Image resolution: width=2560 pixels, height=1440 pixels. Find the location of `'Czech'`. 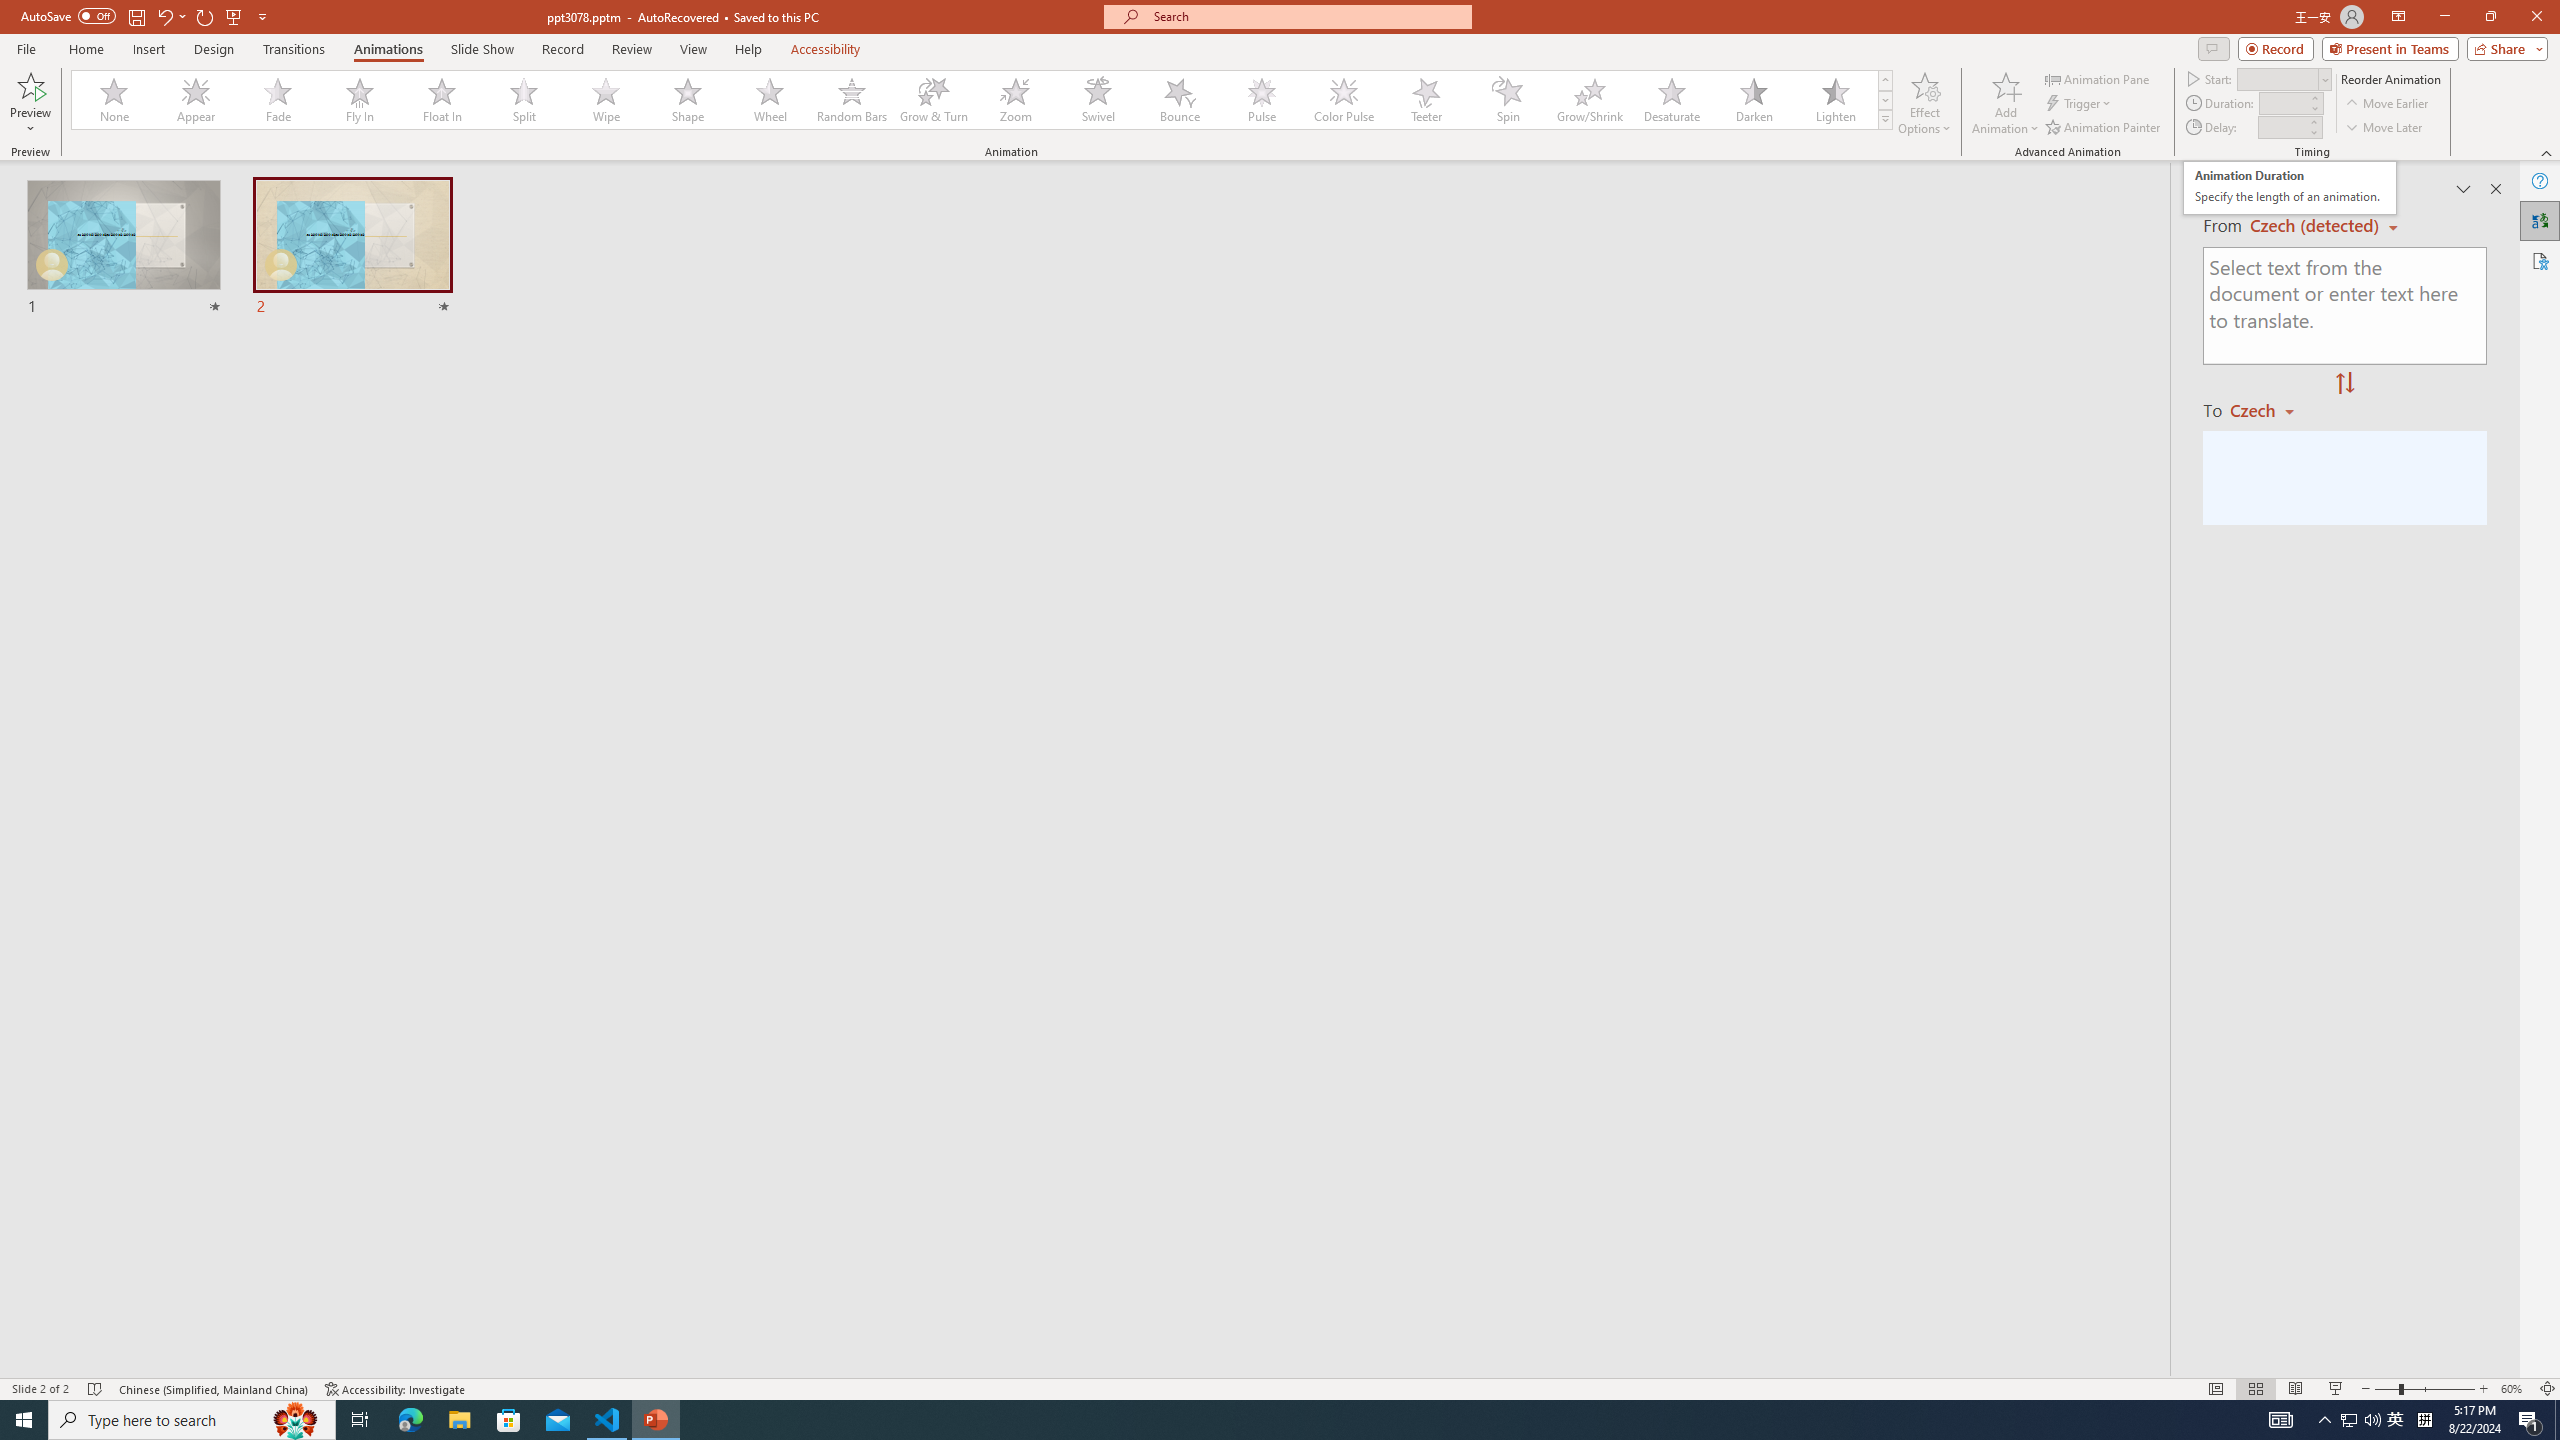

'Czech' is located at coordinates (2270, 409).